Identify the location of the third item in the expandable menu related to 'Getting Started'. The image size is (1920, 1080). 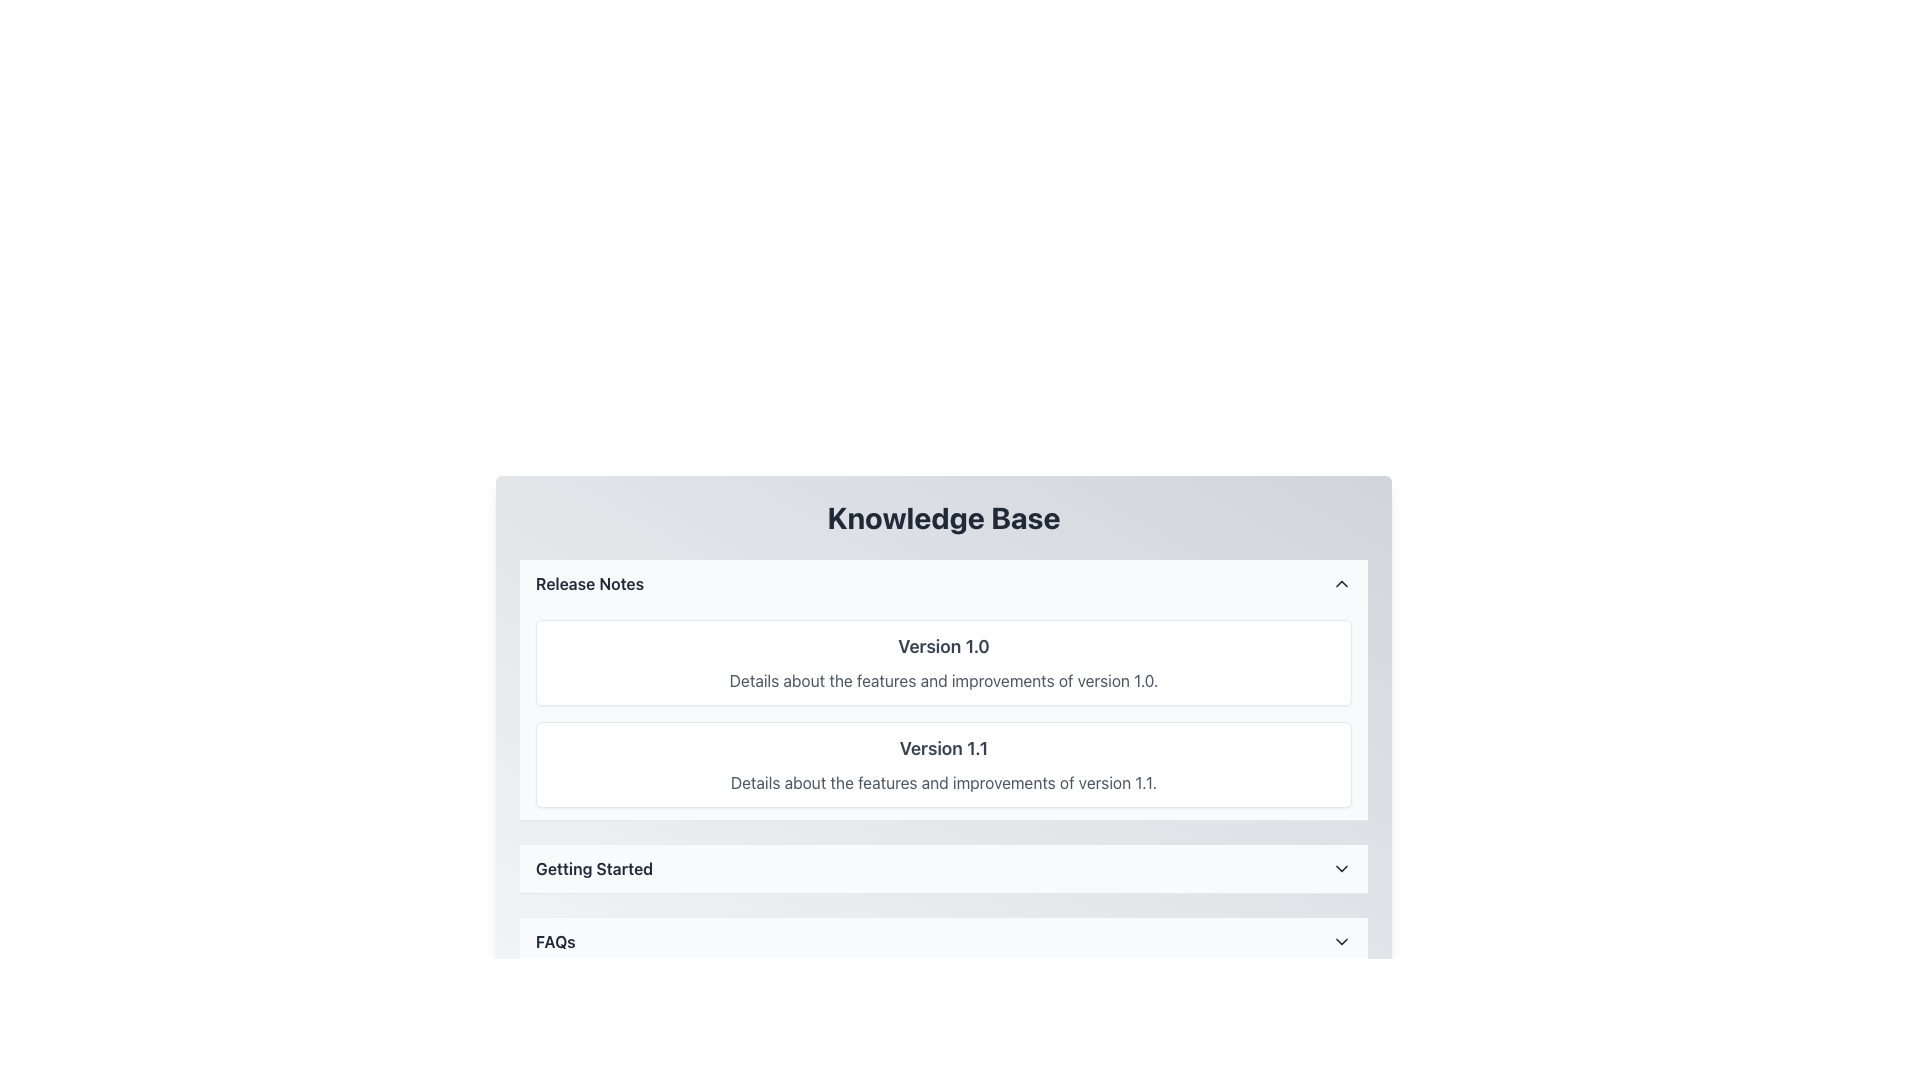
(943, 868).